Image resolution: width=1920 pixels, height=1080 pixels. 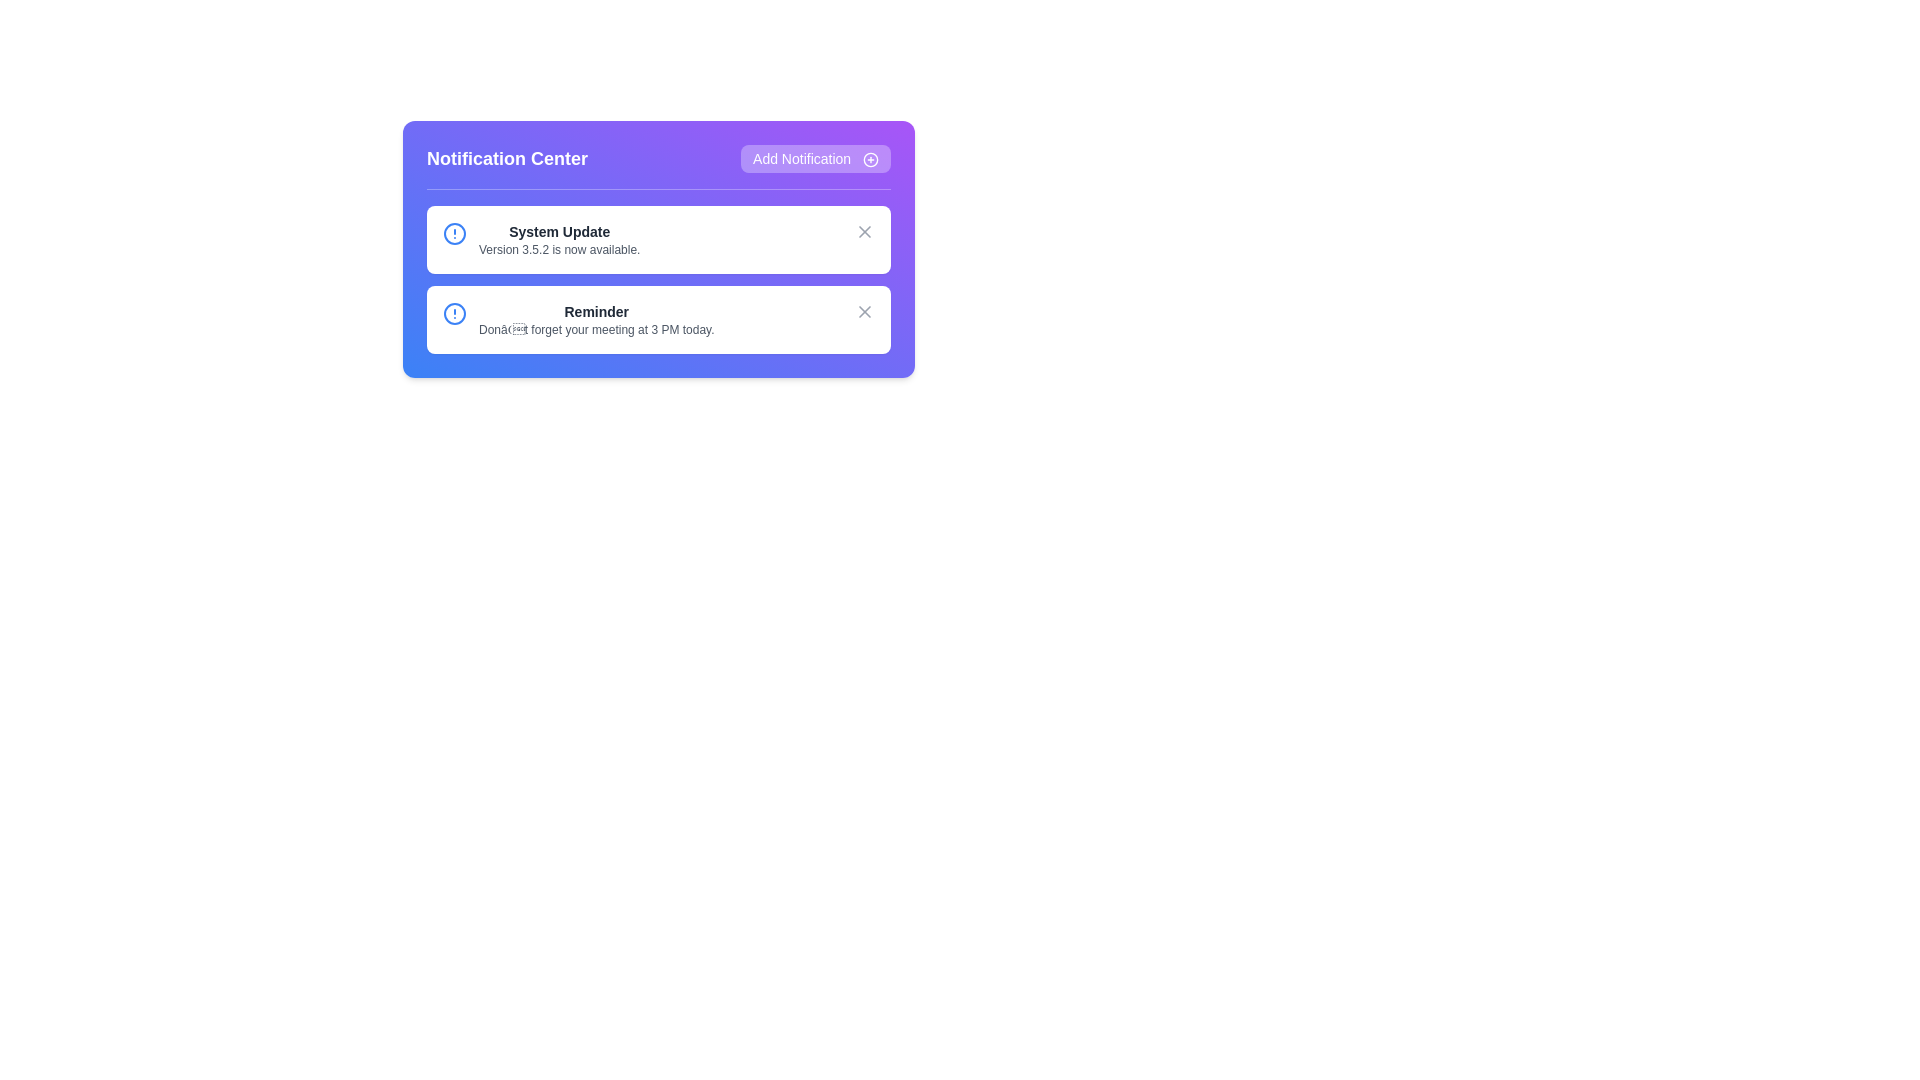 I want to click on the text label displaying 'Don’t forget your meeting at 3 PM today.' within the 'Reminder' notification card, so click(x=595, y=329).